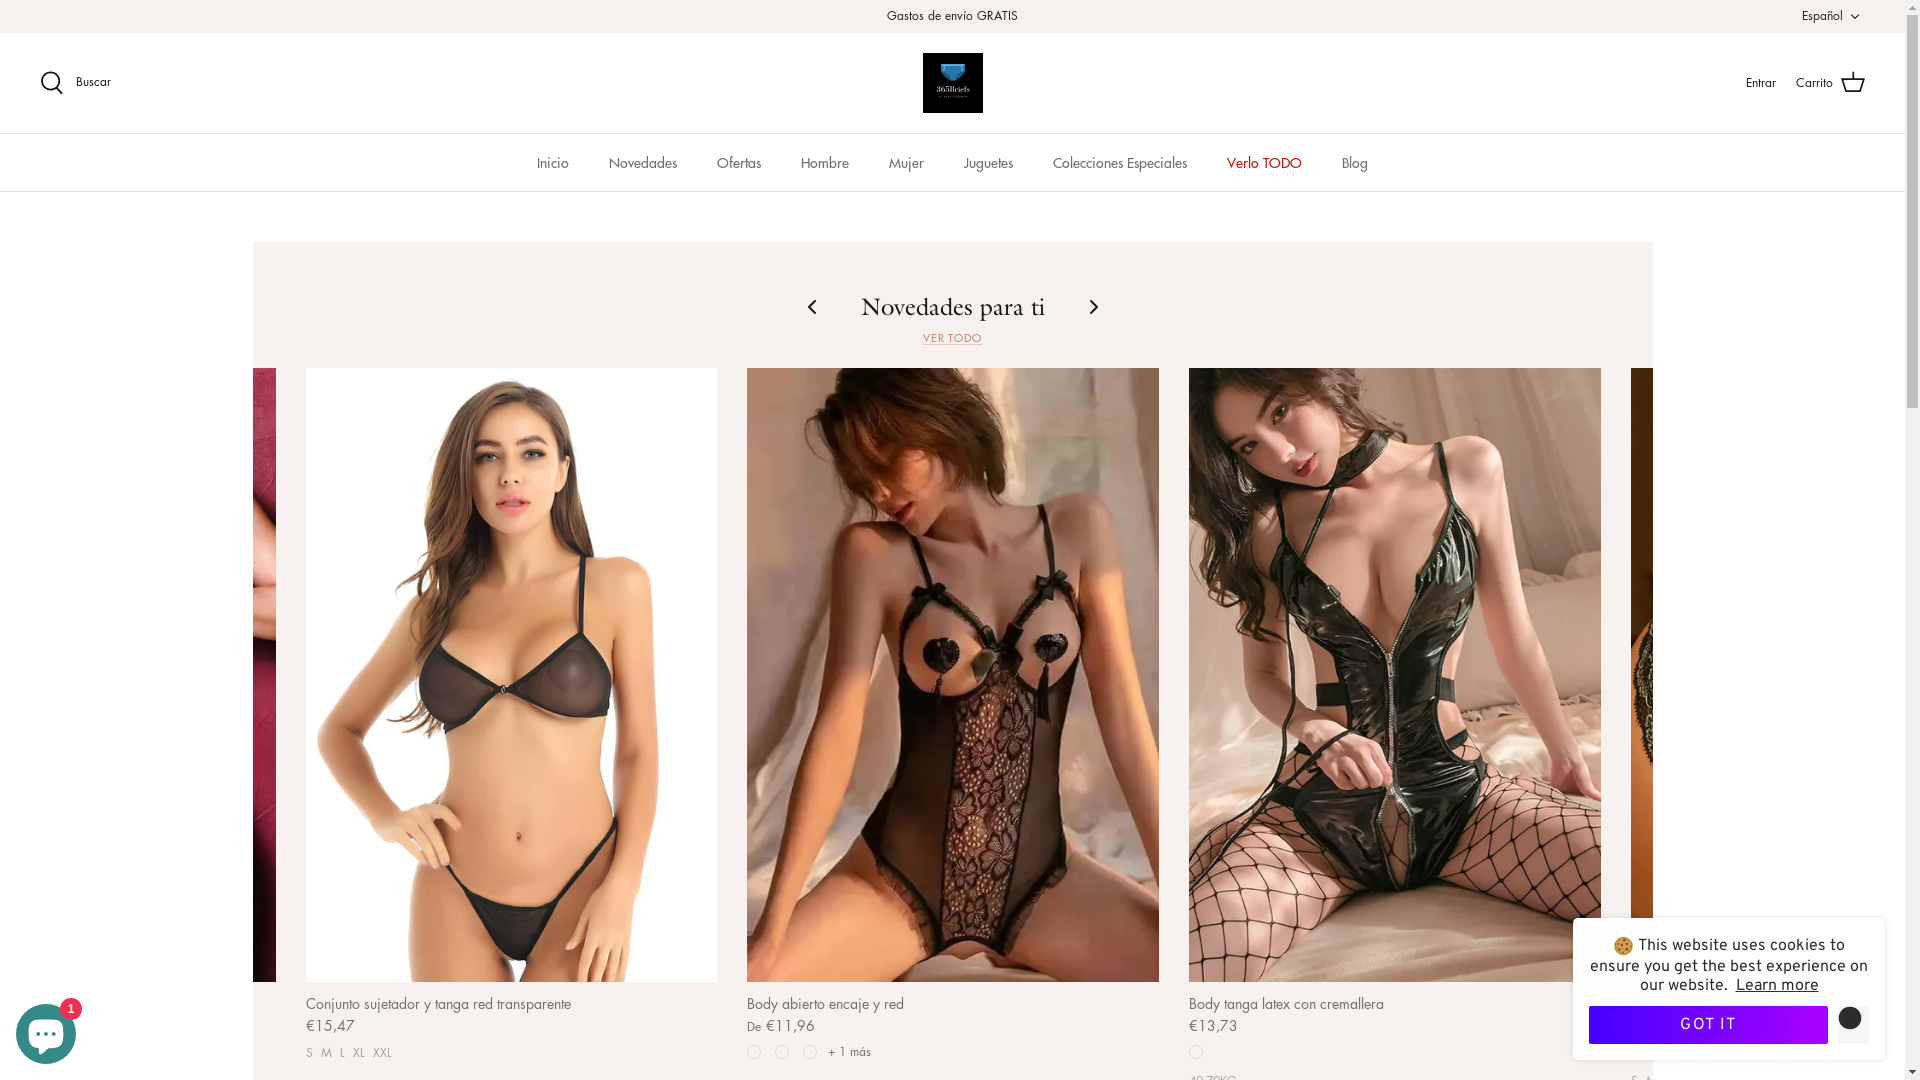 This screenshot has height=1080, width=1920. What do you see at coordinates (951, 334) in the screenshot?
I see `'VER TODO'` at bounding box center [951, 334].